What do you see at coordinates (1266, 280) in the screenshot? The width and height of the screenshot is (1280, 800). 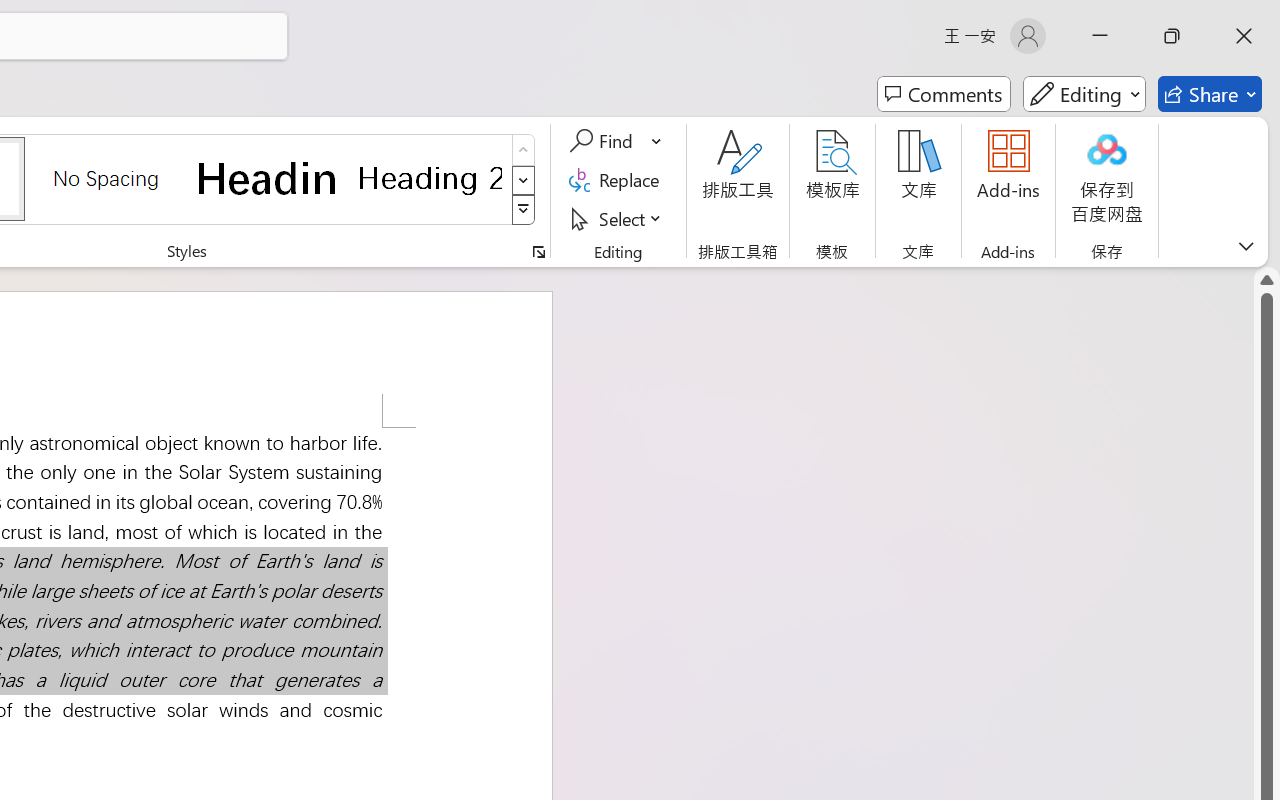 I see `'Line up'` at bounding box center [1266, 280].